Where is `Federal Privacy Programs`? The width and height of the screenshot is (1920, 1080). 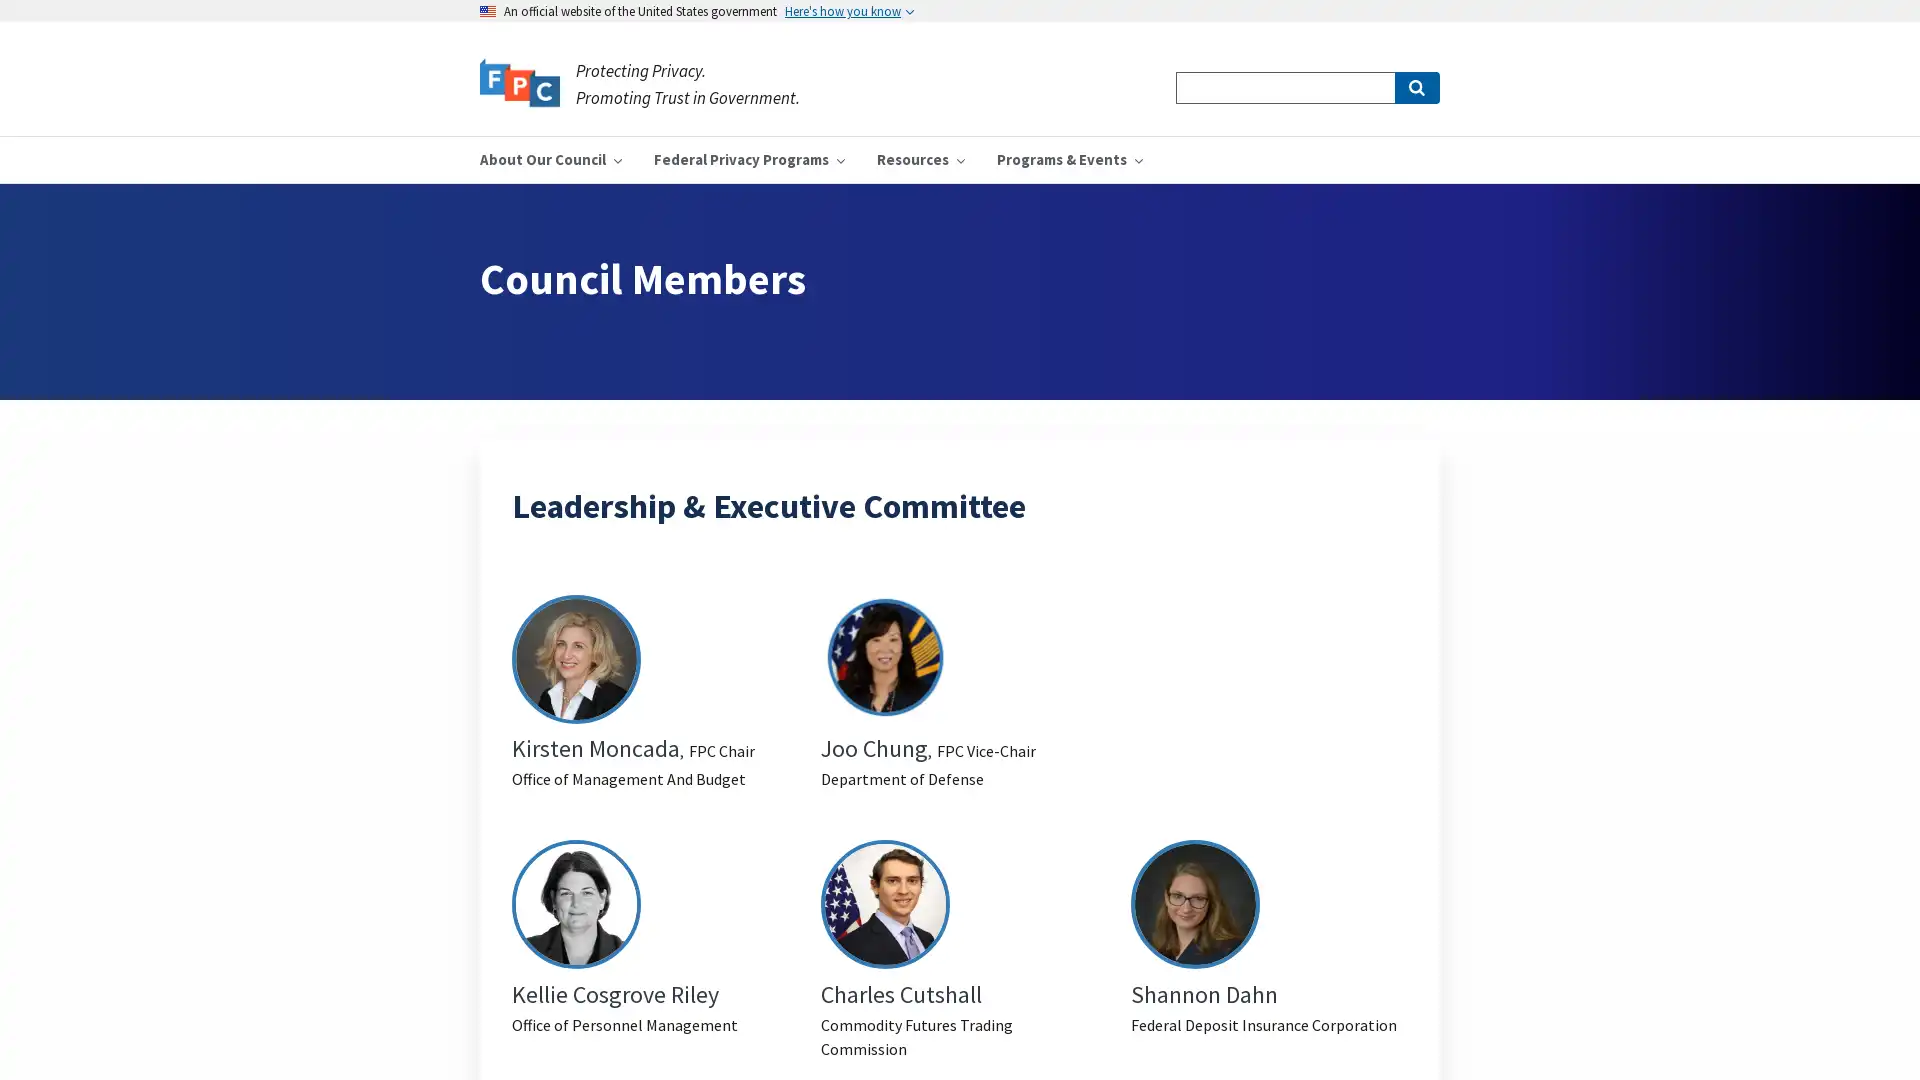 Federal Privacy Programs is located at coordinates (748, 158).